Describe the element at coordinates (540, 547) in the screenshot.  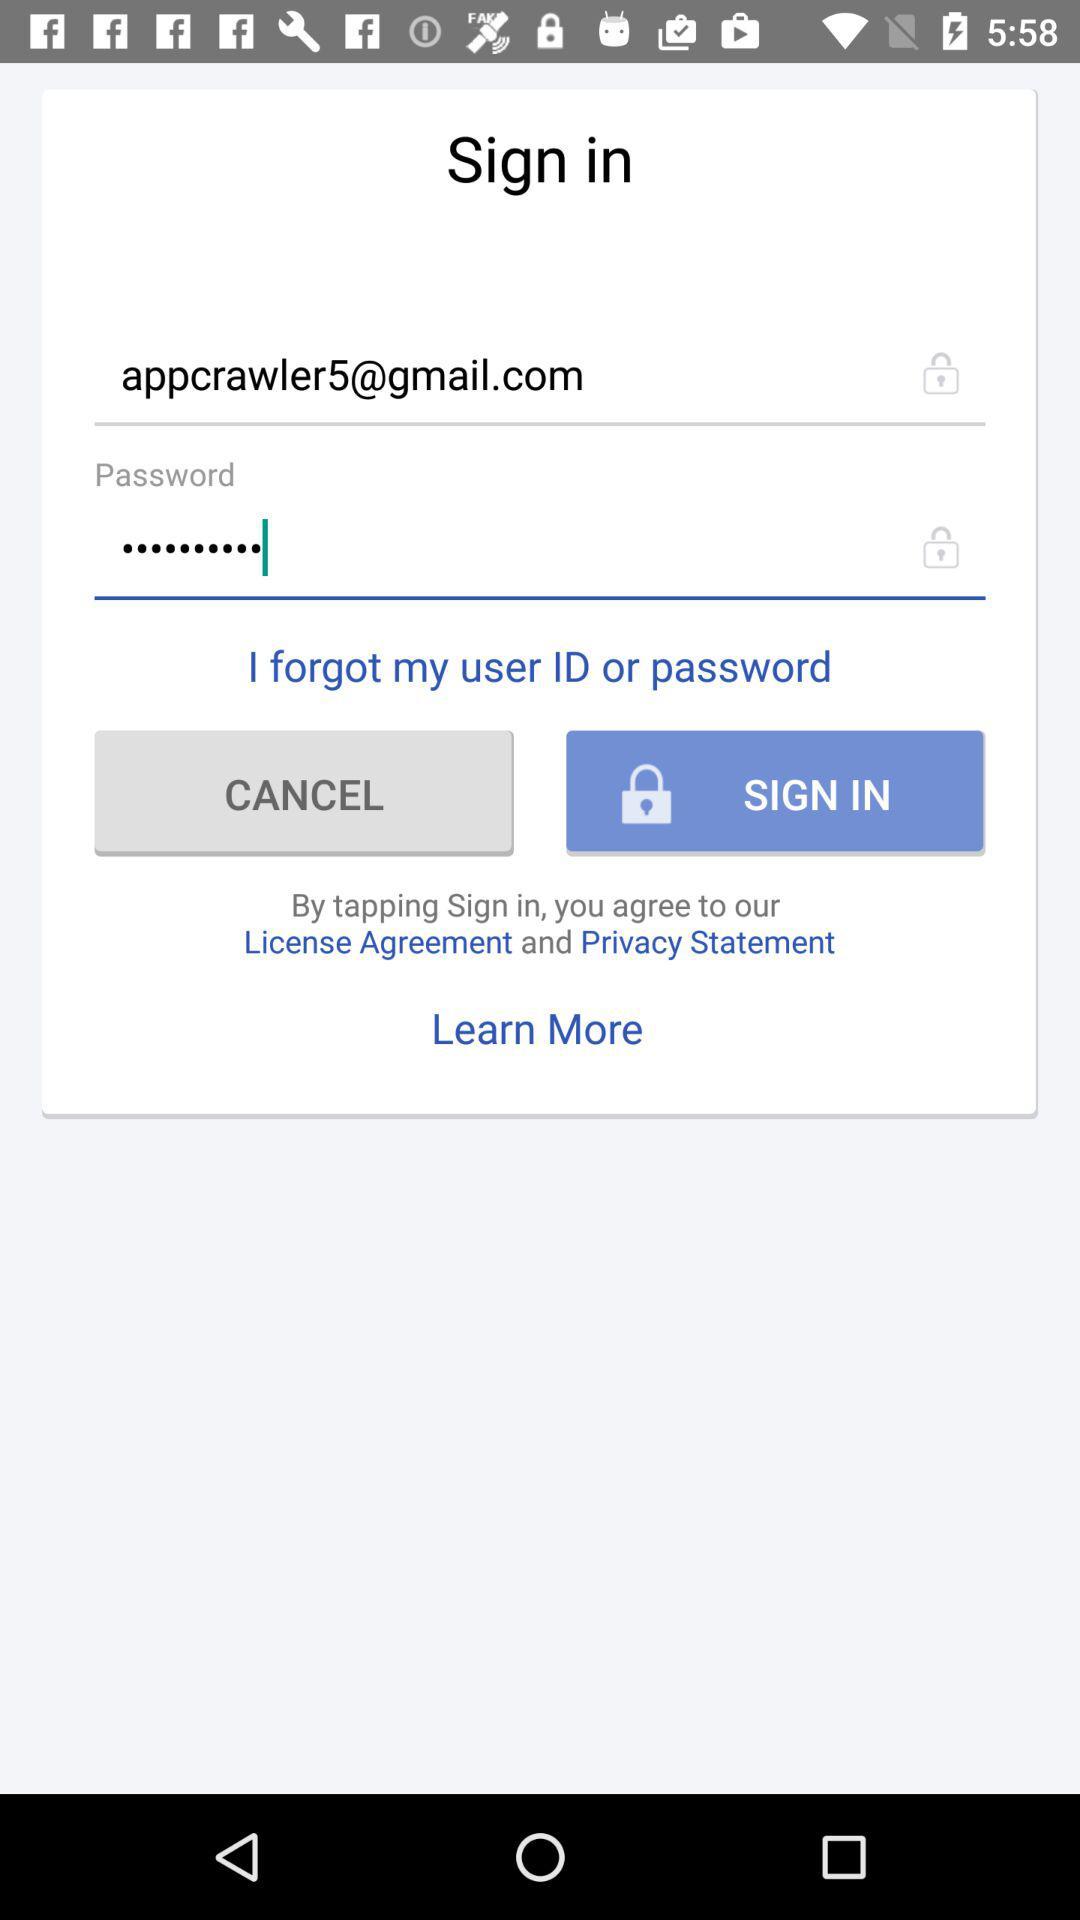
I see `crowd3116# item` at that location.